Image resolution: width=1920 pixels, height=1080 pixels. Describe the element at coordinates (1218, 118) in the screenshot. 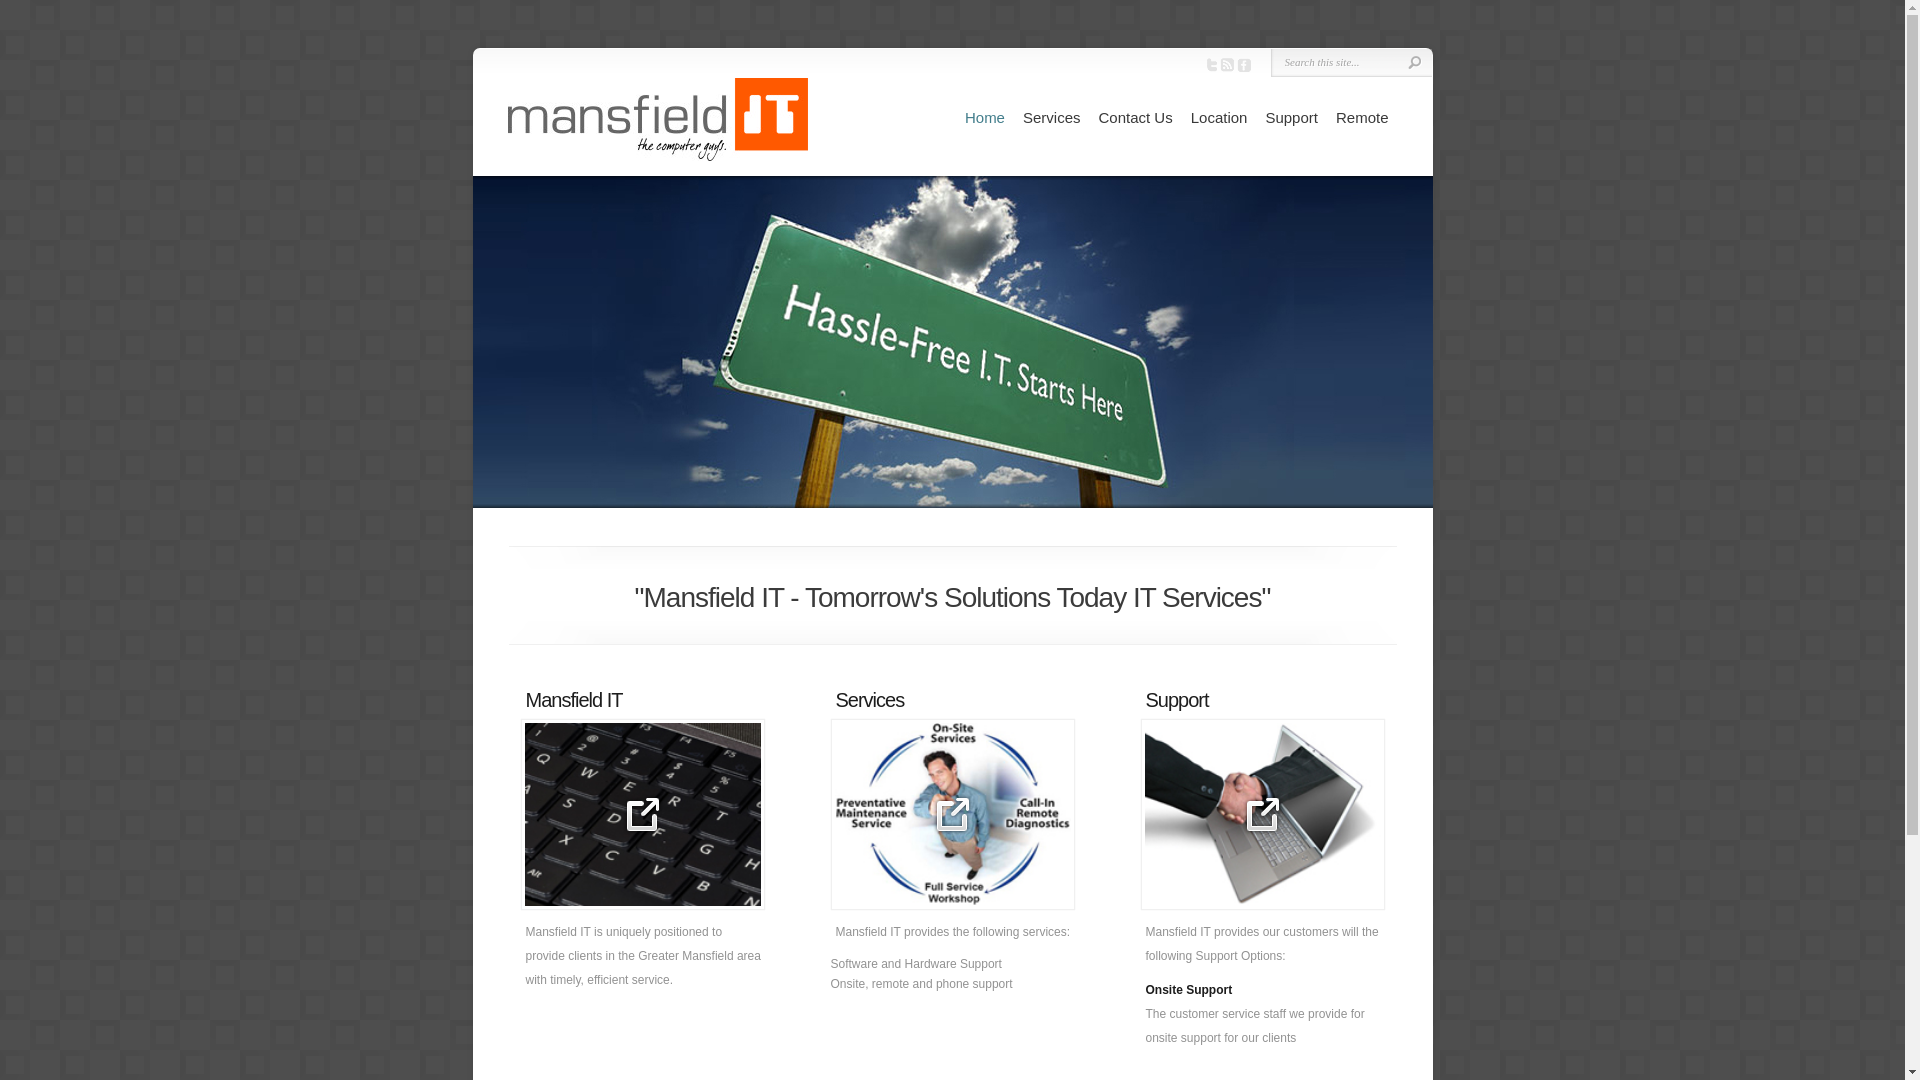

I see `'Location'` at that location.